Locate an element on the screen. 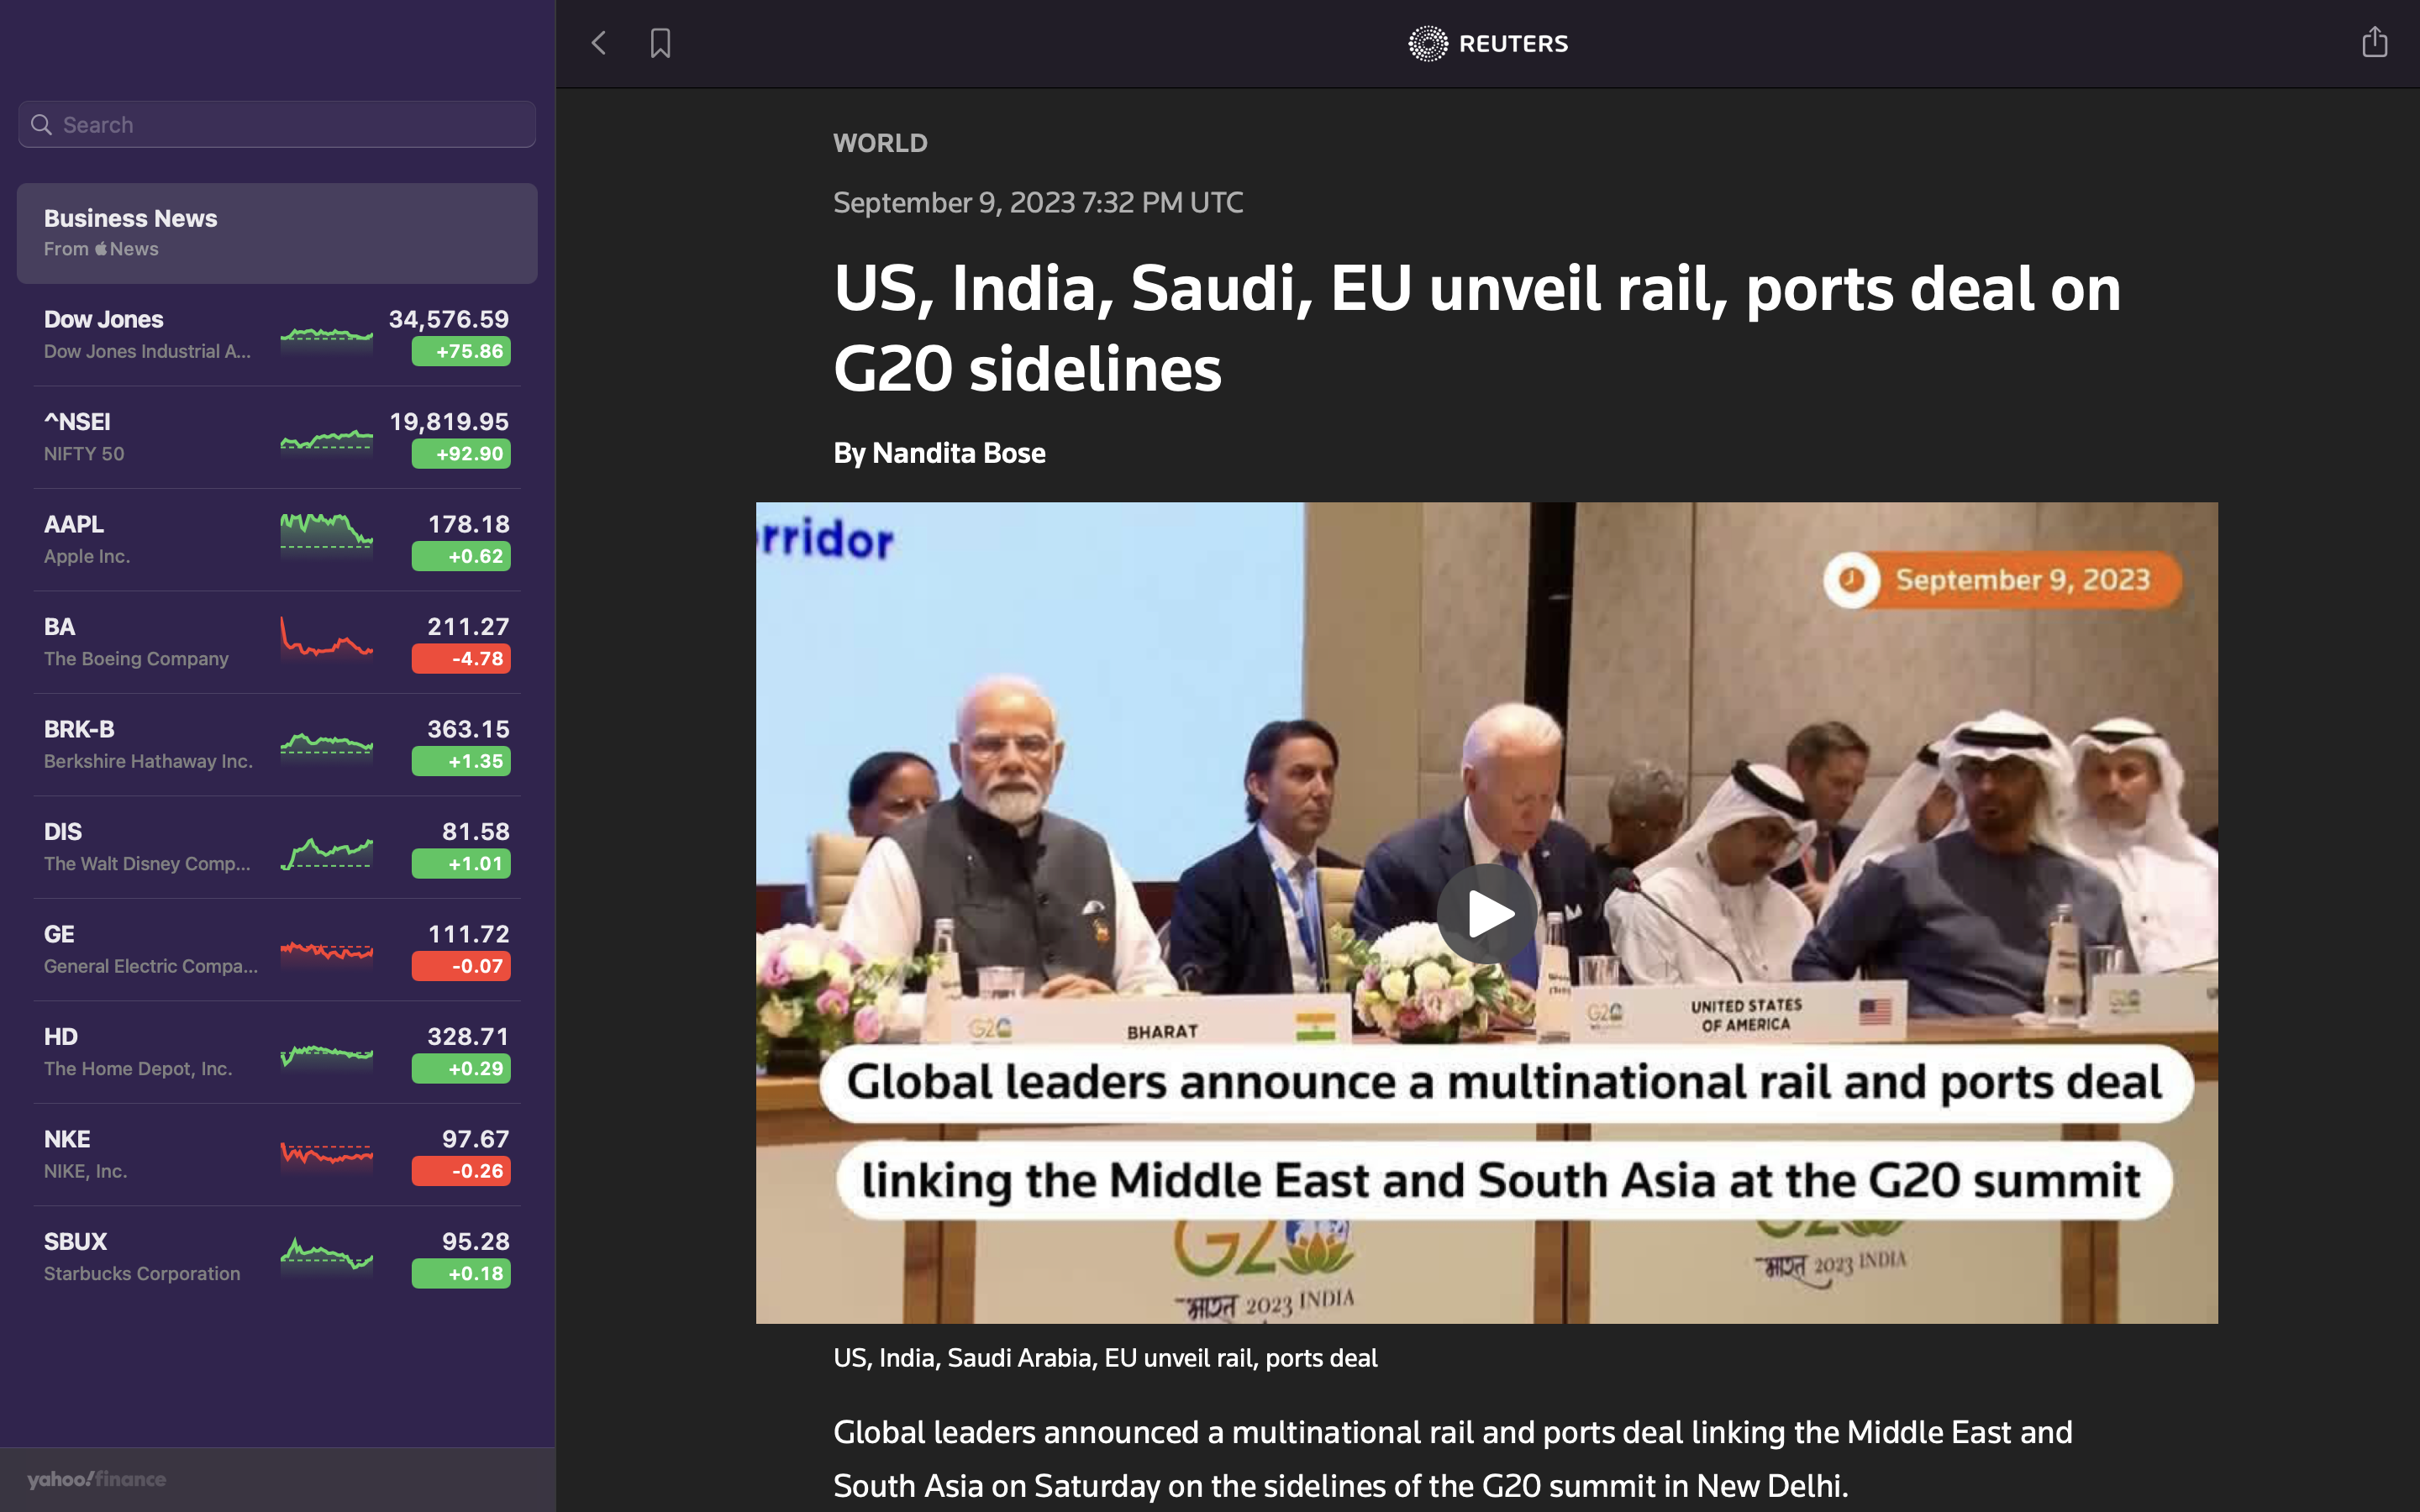 The image size is (2420, 1512). Start the news video playback is located at coordinates (1488, 909).